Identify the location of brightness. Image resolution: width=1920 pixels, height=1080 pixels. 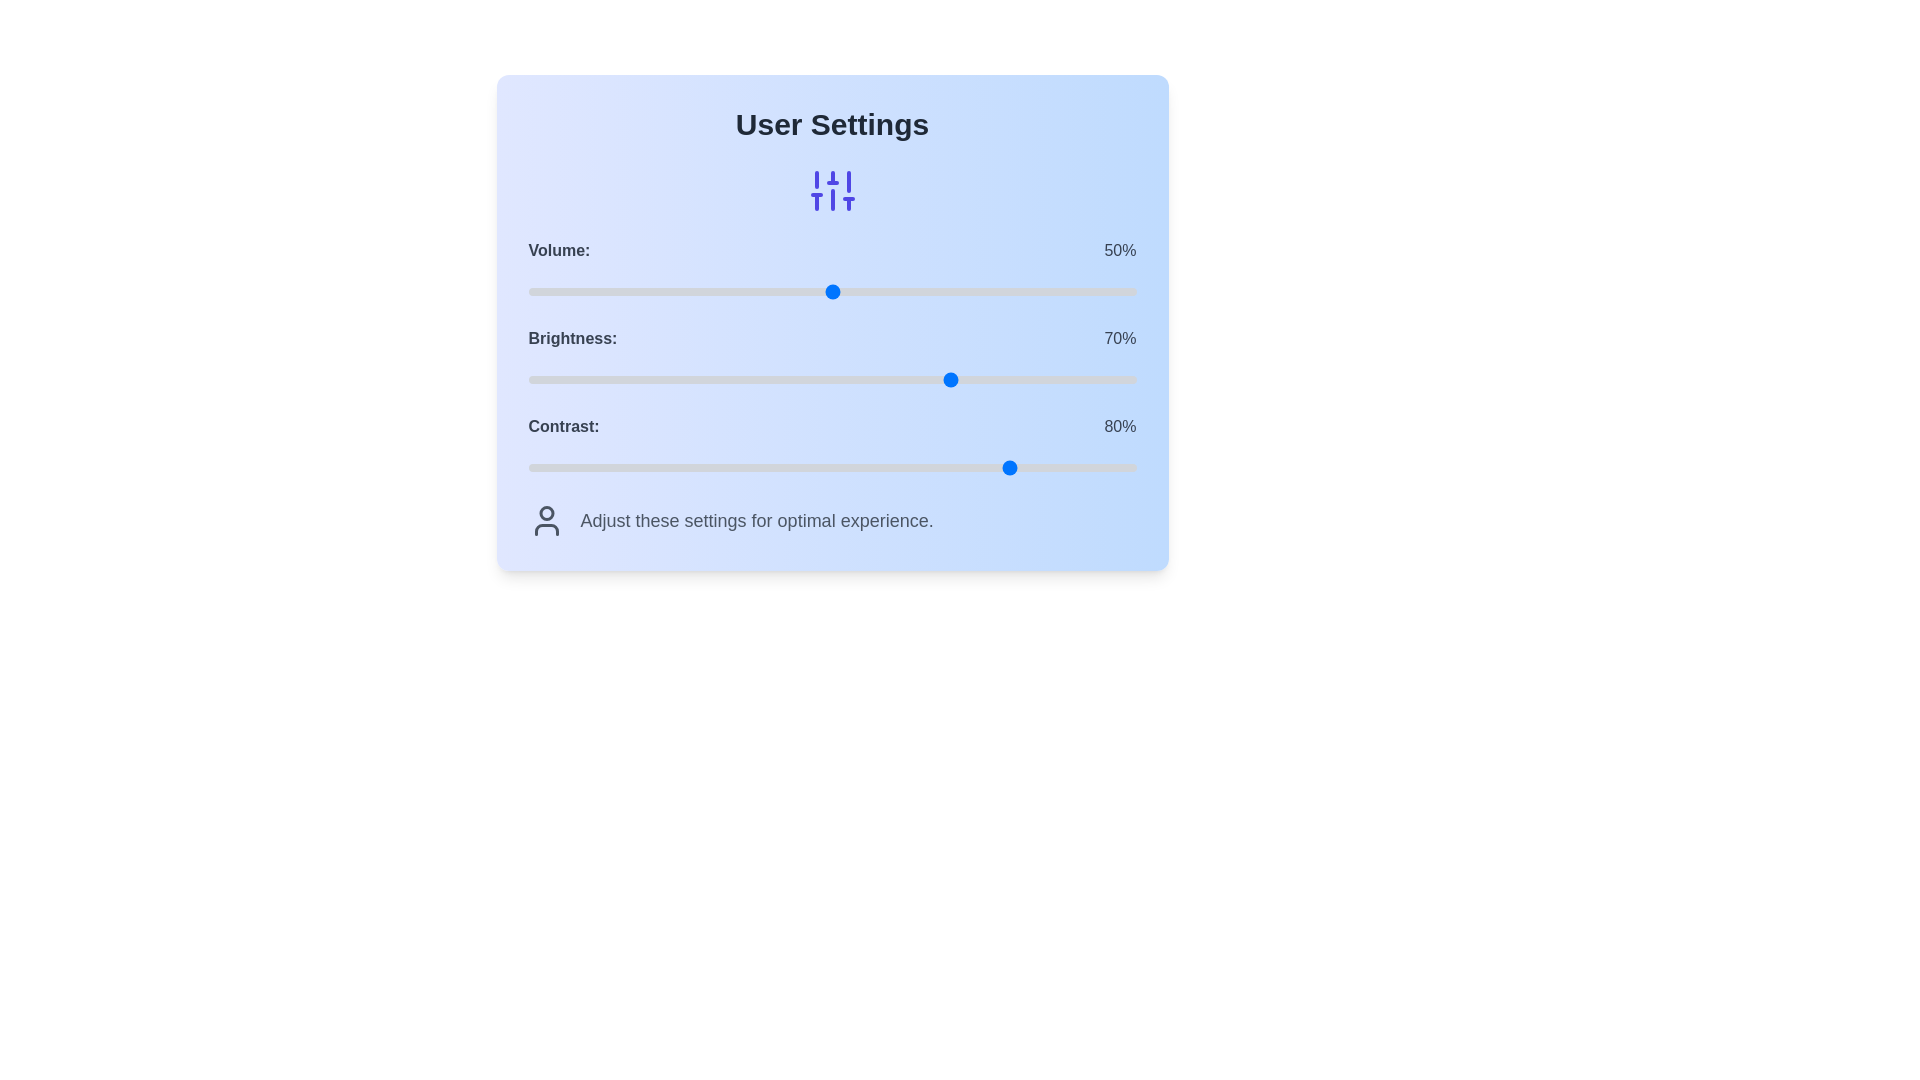
(674, 380).